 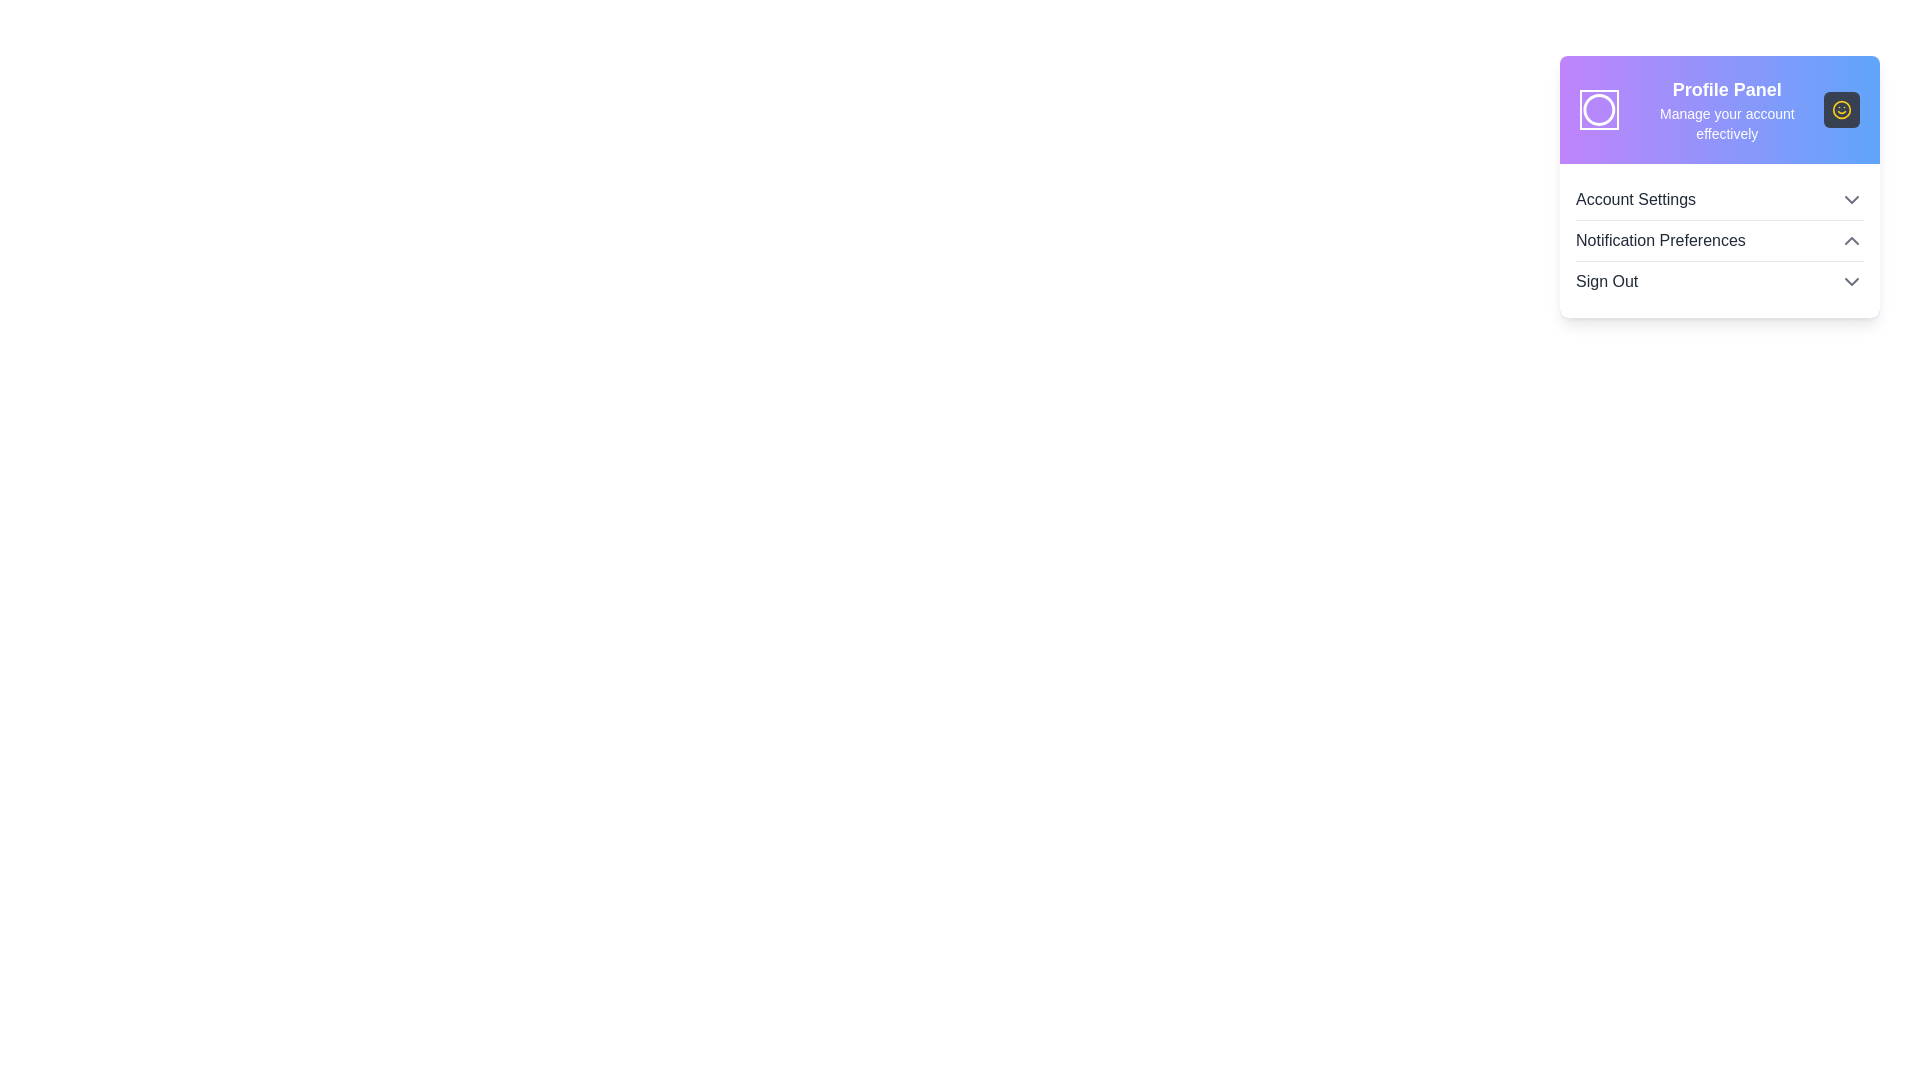 What do you see at coordinates (1607, 281) in the screenshot?
I see `the 'Sign Out' label located at the bottom of the dropdown menu in the profile panel to initiate sign-out` at bounding box center [1607, 281].